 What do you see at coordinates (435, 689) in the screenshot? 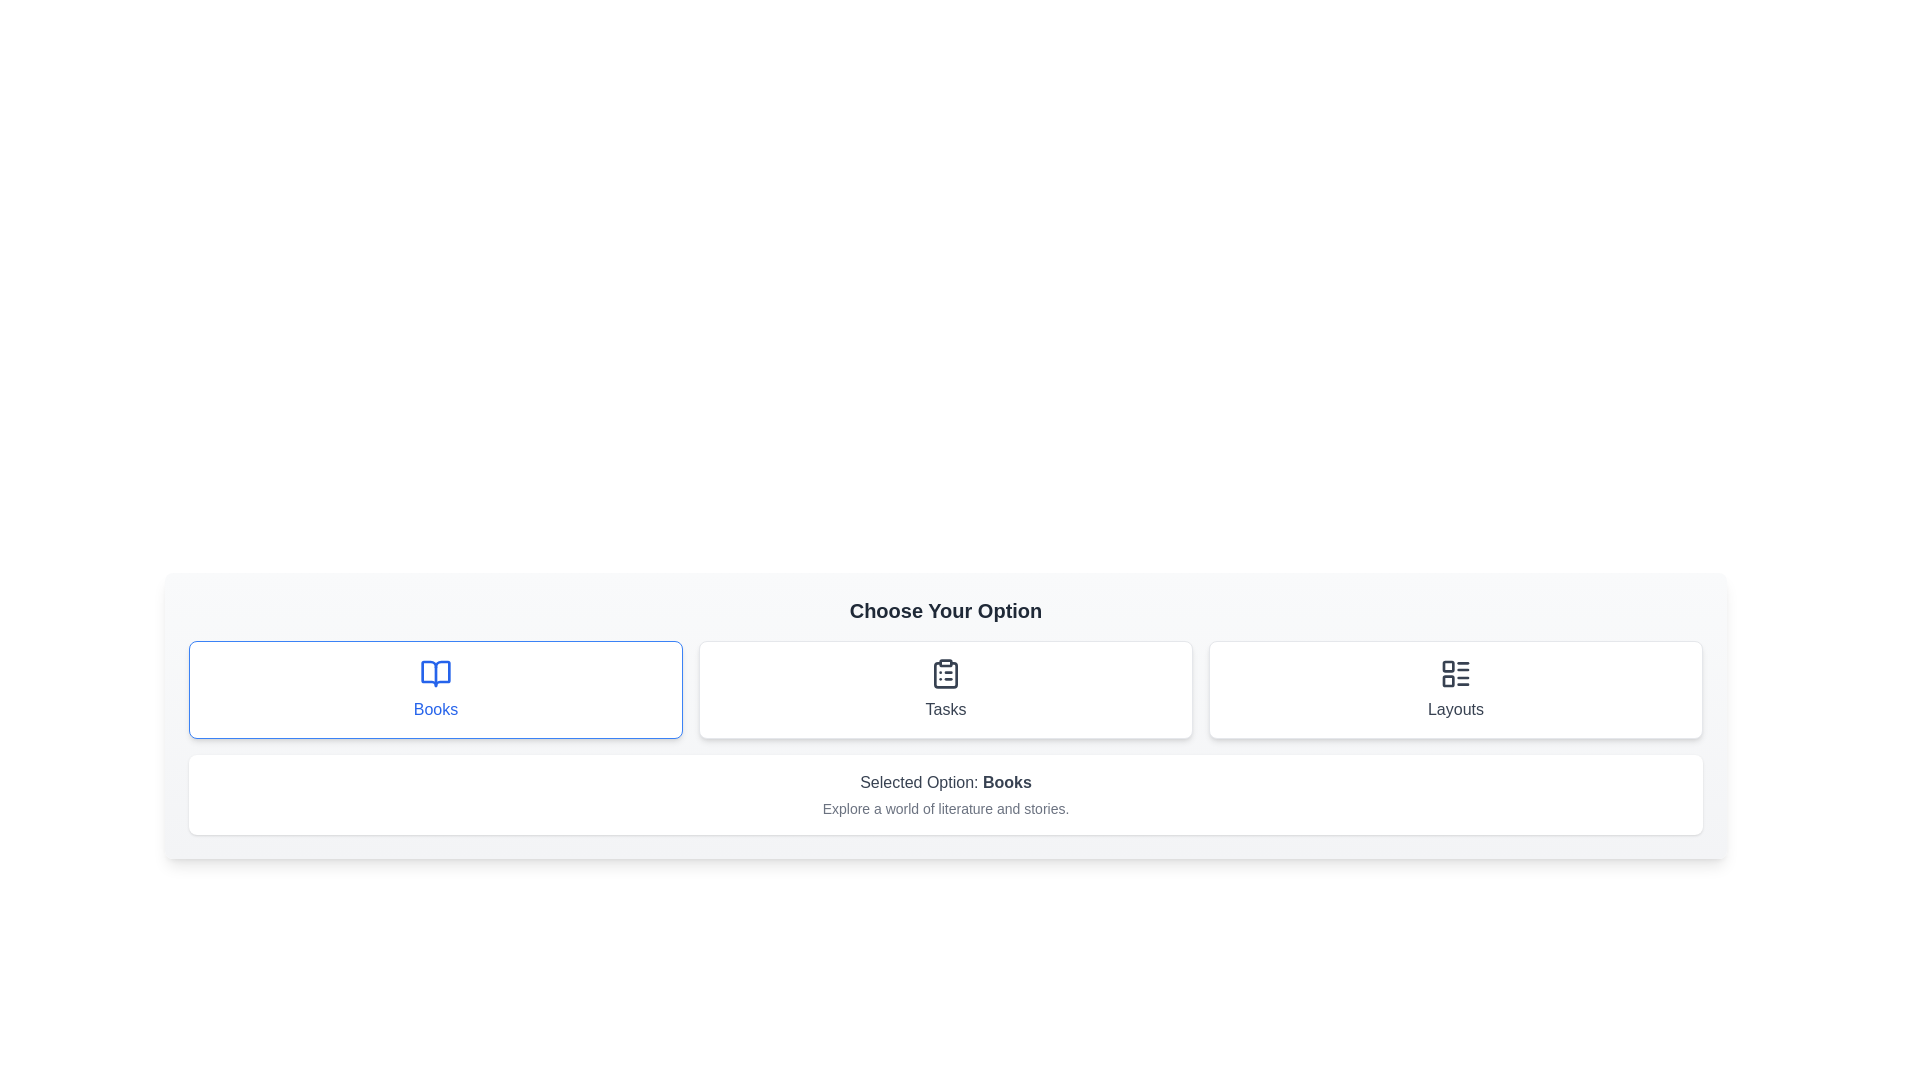
I see `the 'Books' button` at bounding box center [435, 689].